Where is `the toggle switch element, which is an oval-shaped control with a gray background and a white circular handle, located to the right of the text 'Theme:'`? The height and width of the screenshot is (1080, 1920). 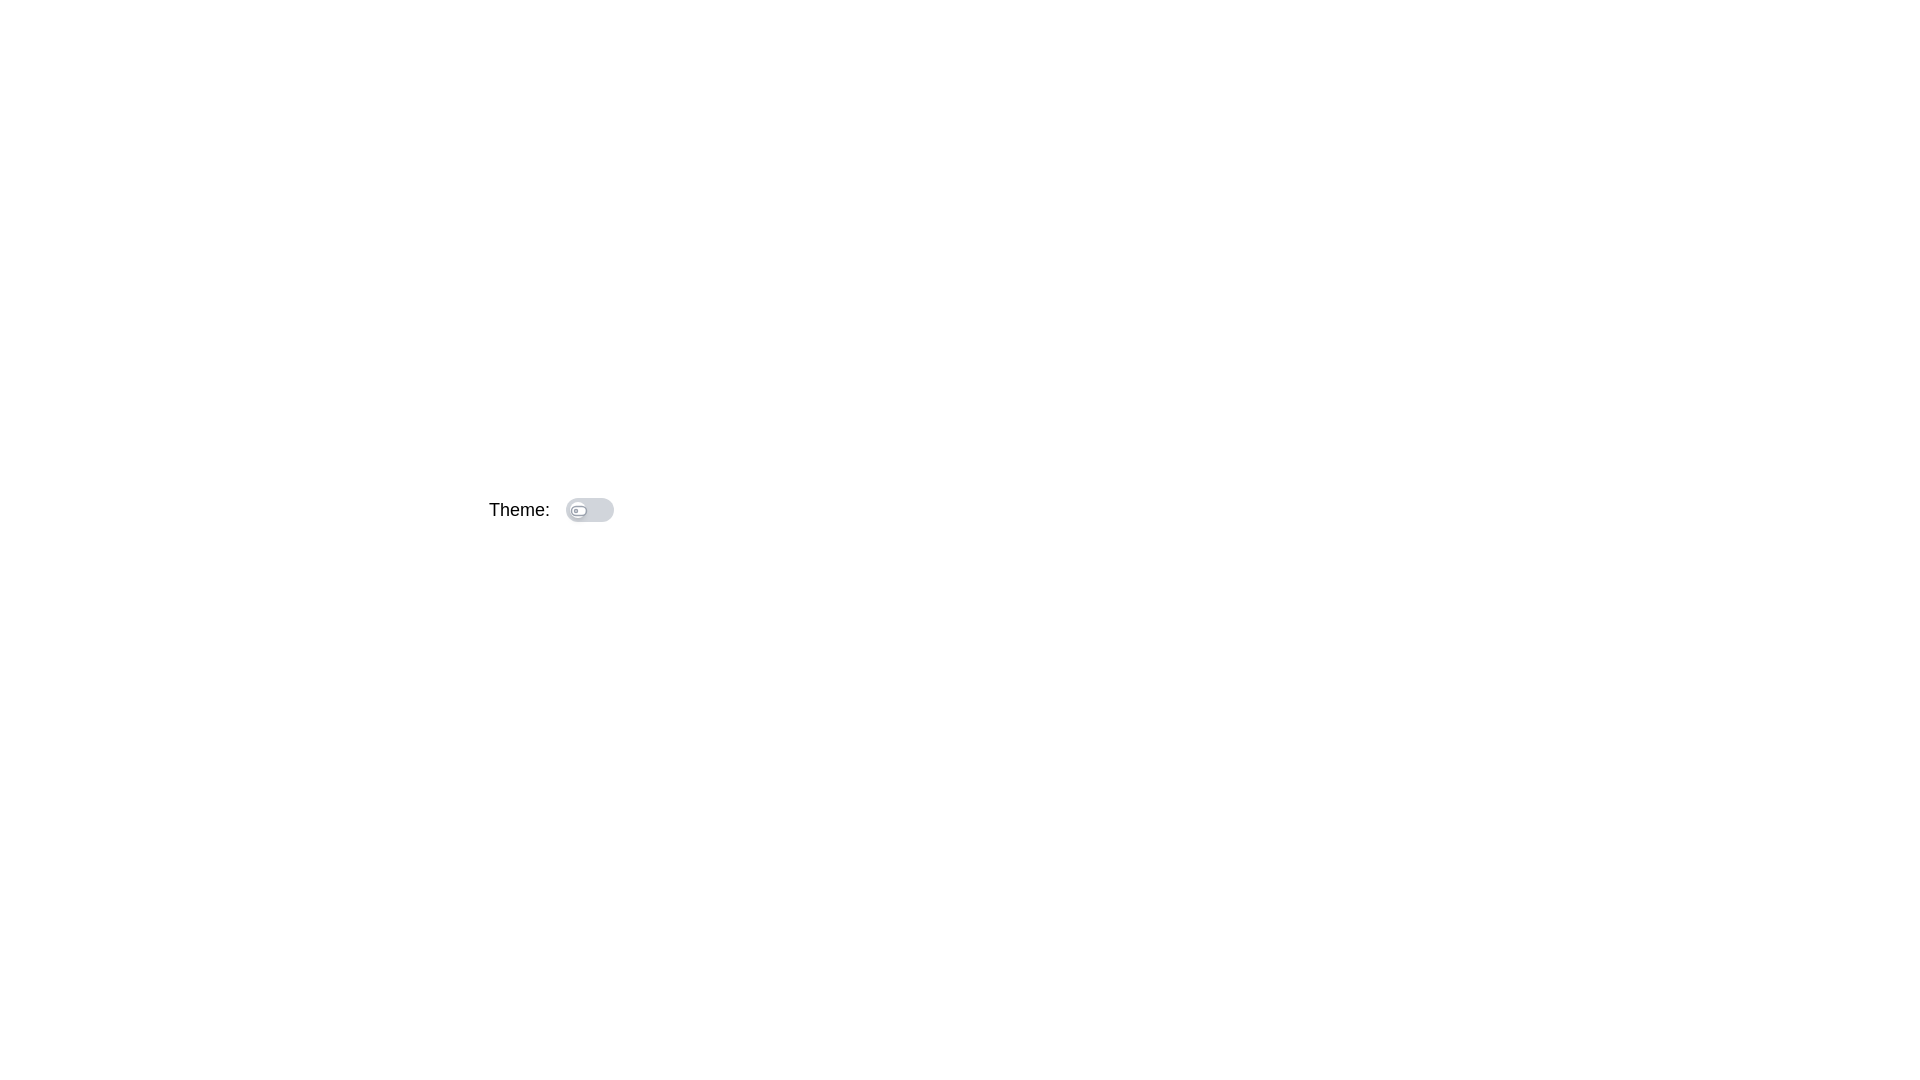 the toggle switch element, which is an oval-shaped control with a gray background and a white circular handle, located to the right of the text 'Theme:' is located at coordinates (589, 508).